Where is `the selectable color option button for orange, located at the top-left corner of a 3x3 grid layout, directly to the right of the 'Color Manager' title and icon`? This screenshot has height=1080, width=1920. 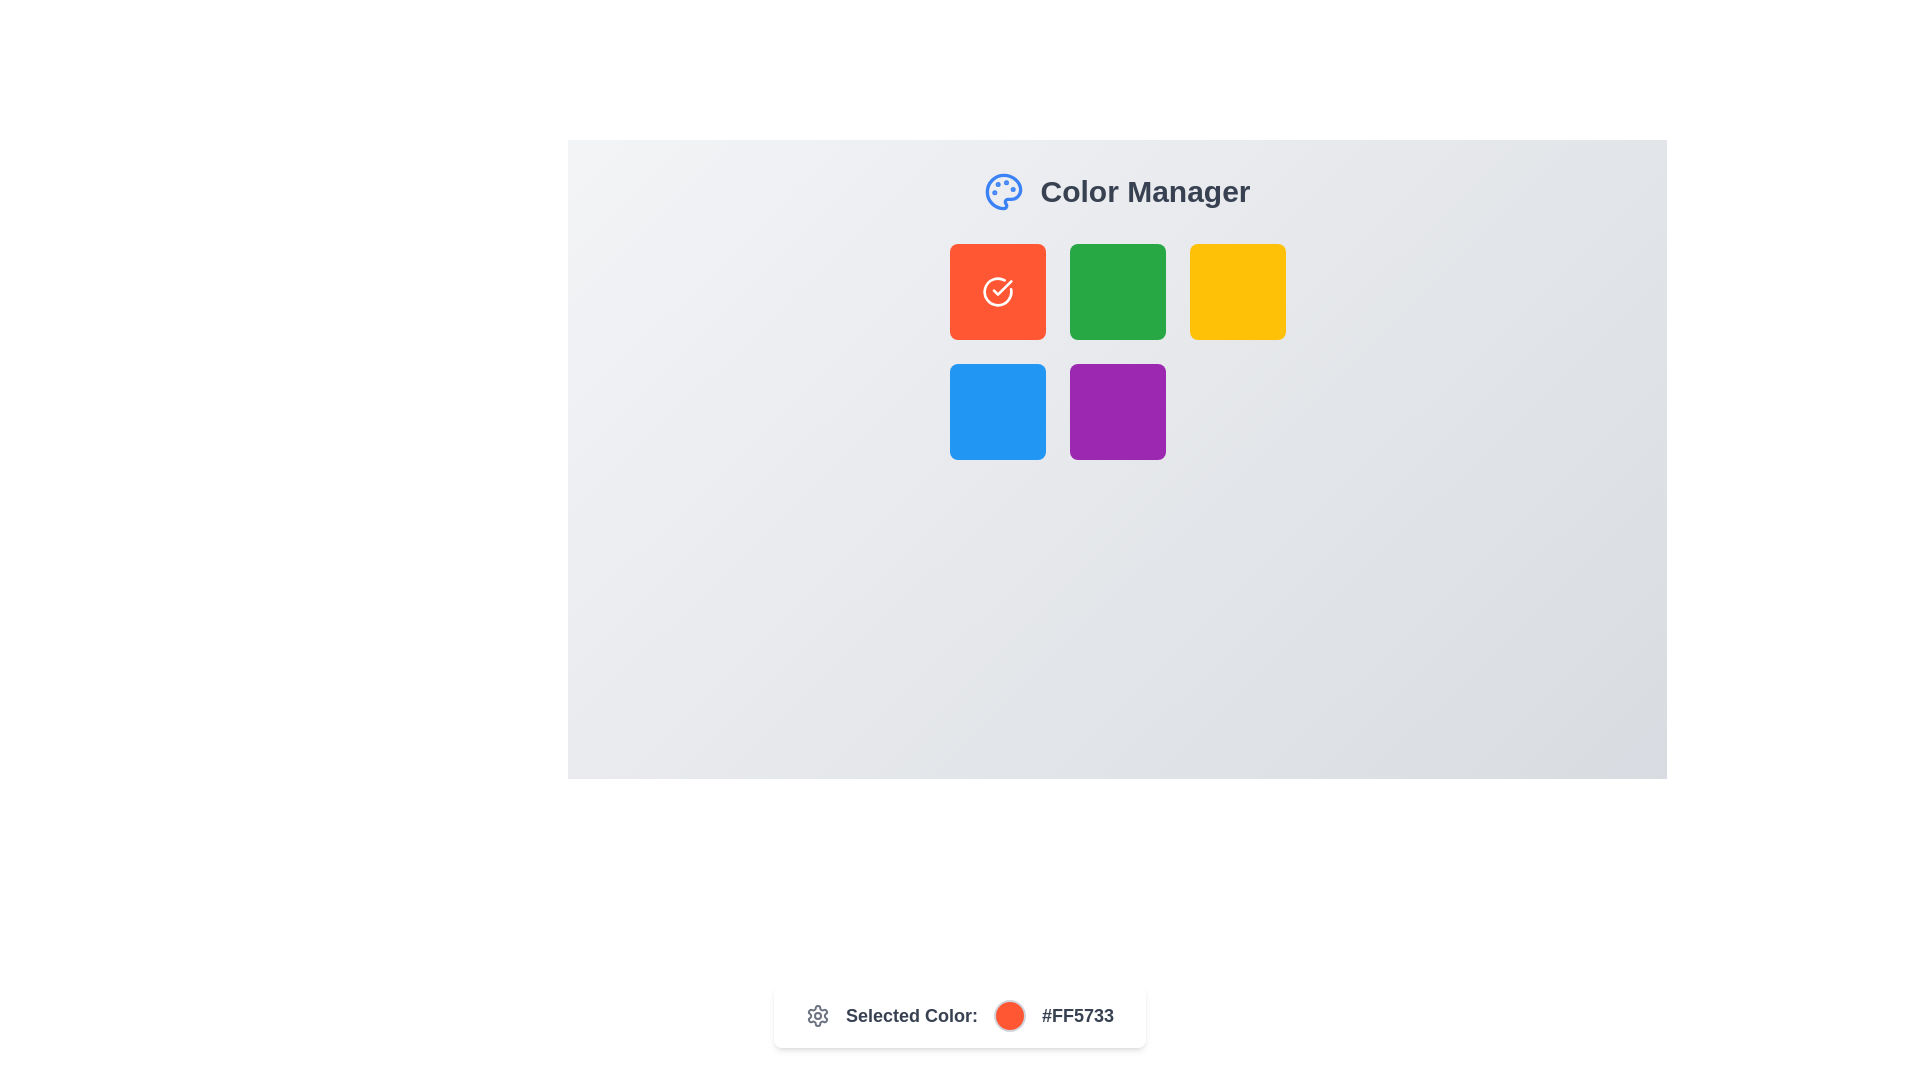
the selectable color option button for orange, located at the top-left corner of a 3x3 grid layout, directly to the right of the 'Color Manager' title and icon is located at coordinates (997, 292).